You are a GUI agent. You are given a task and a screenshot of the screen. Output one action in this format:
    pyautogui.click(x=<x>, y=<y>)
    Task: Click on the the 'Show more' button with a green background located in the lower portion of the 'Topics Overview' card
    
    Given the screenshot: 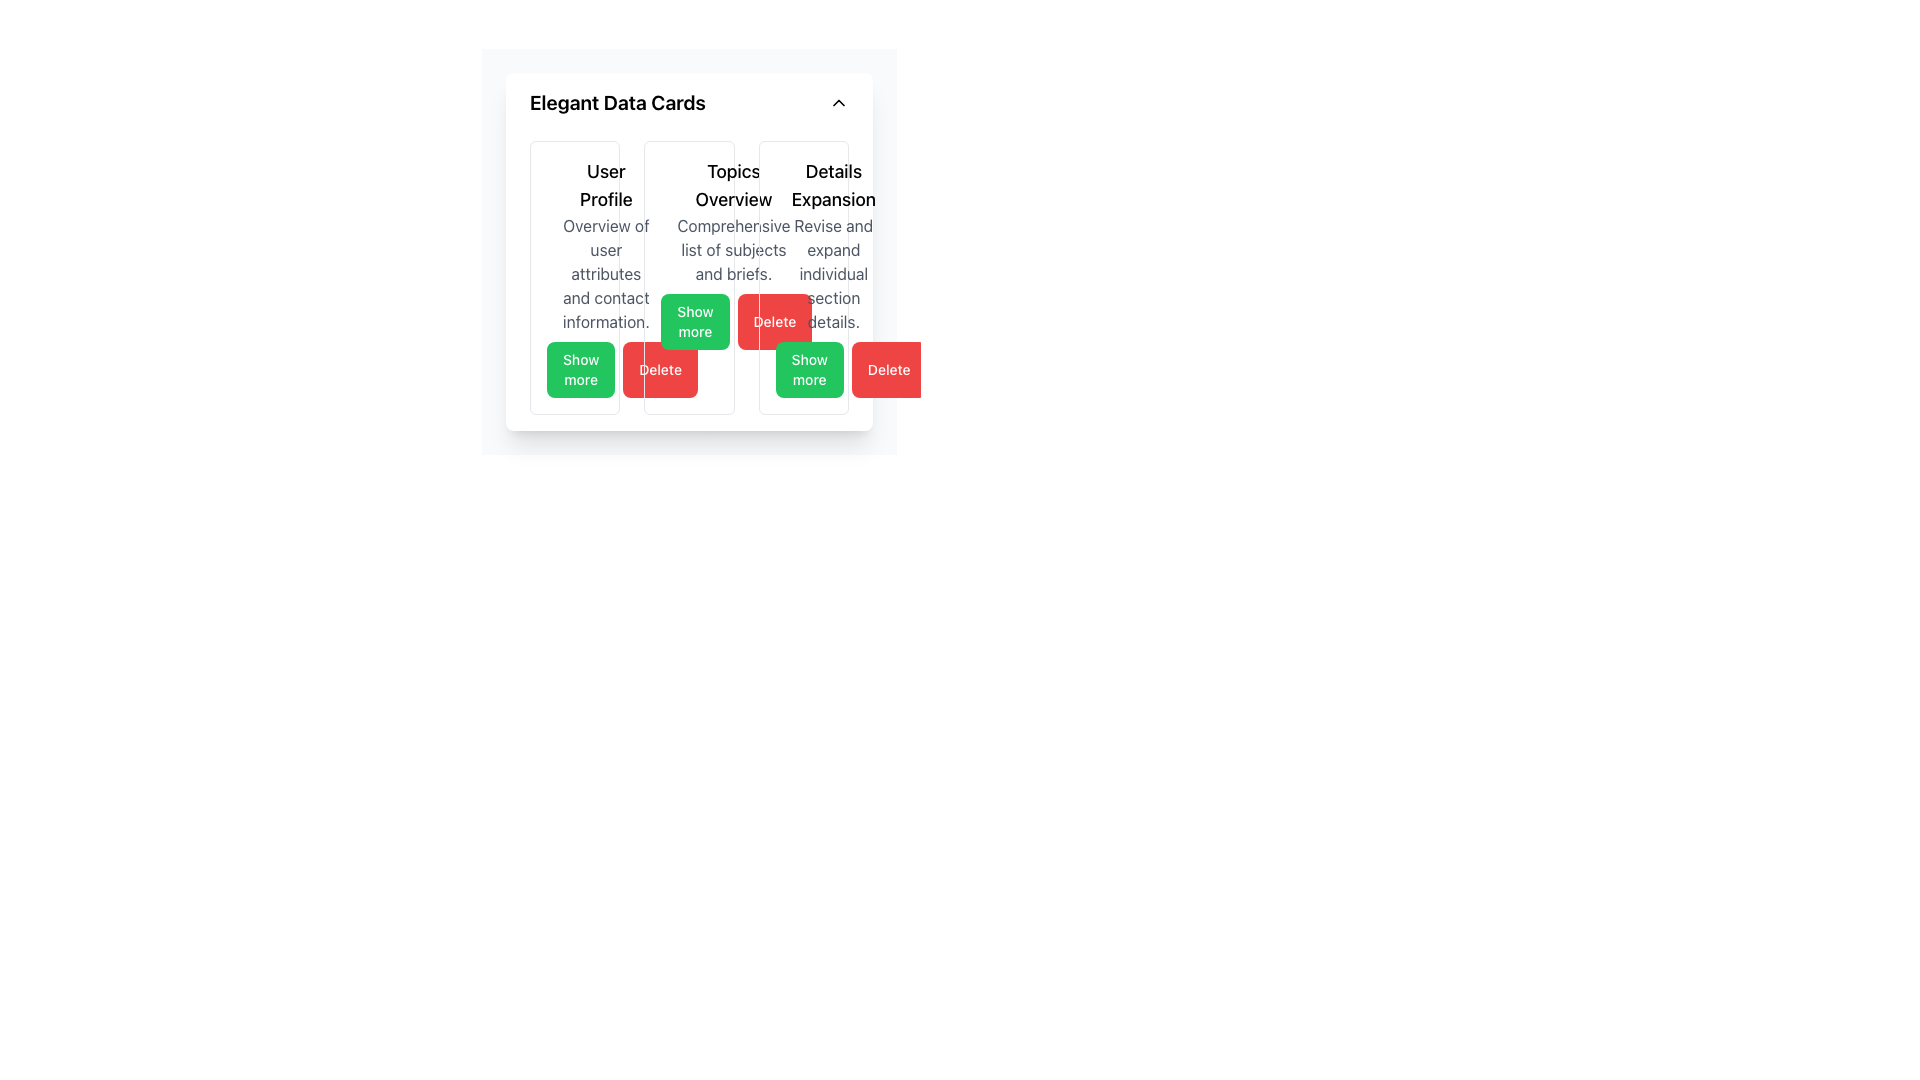 What is the action you would take?
    pyautogui.click(x=809, y=370)
    